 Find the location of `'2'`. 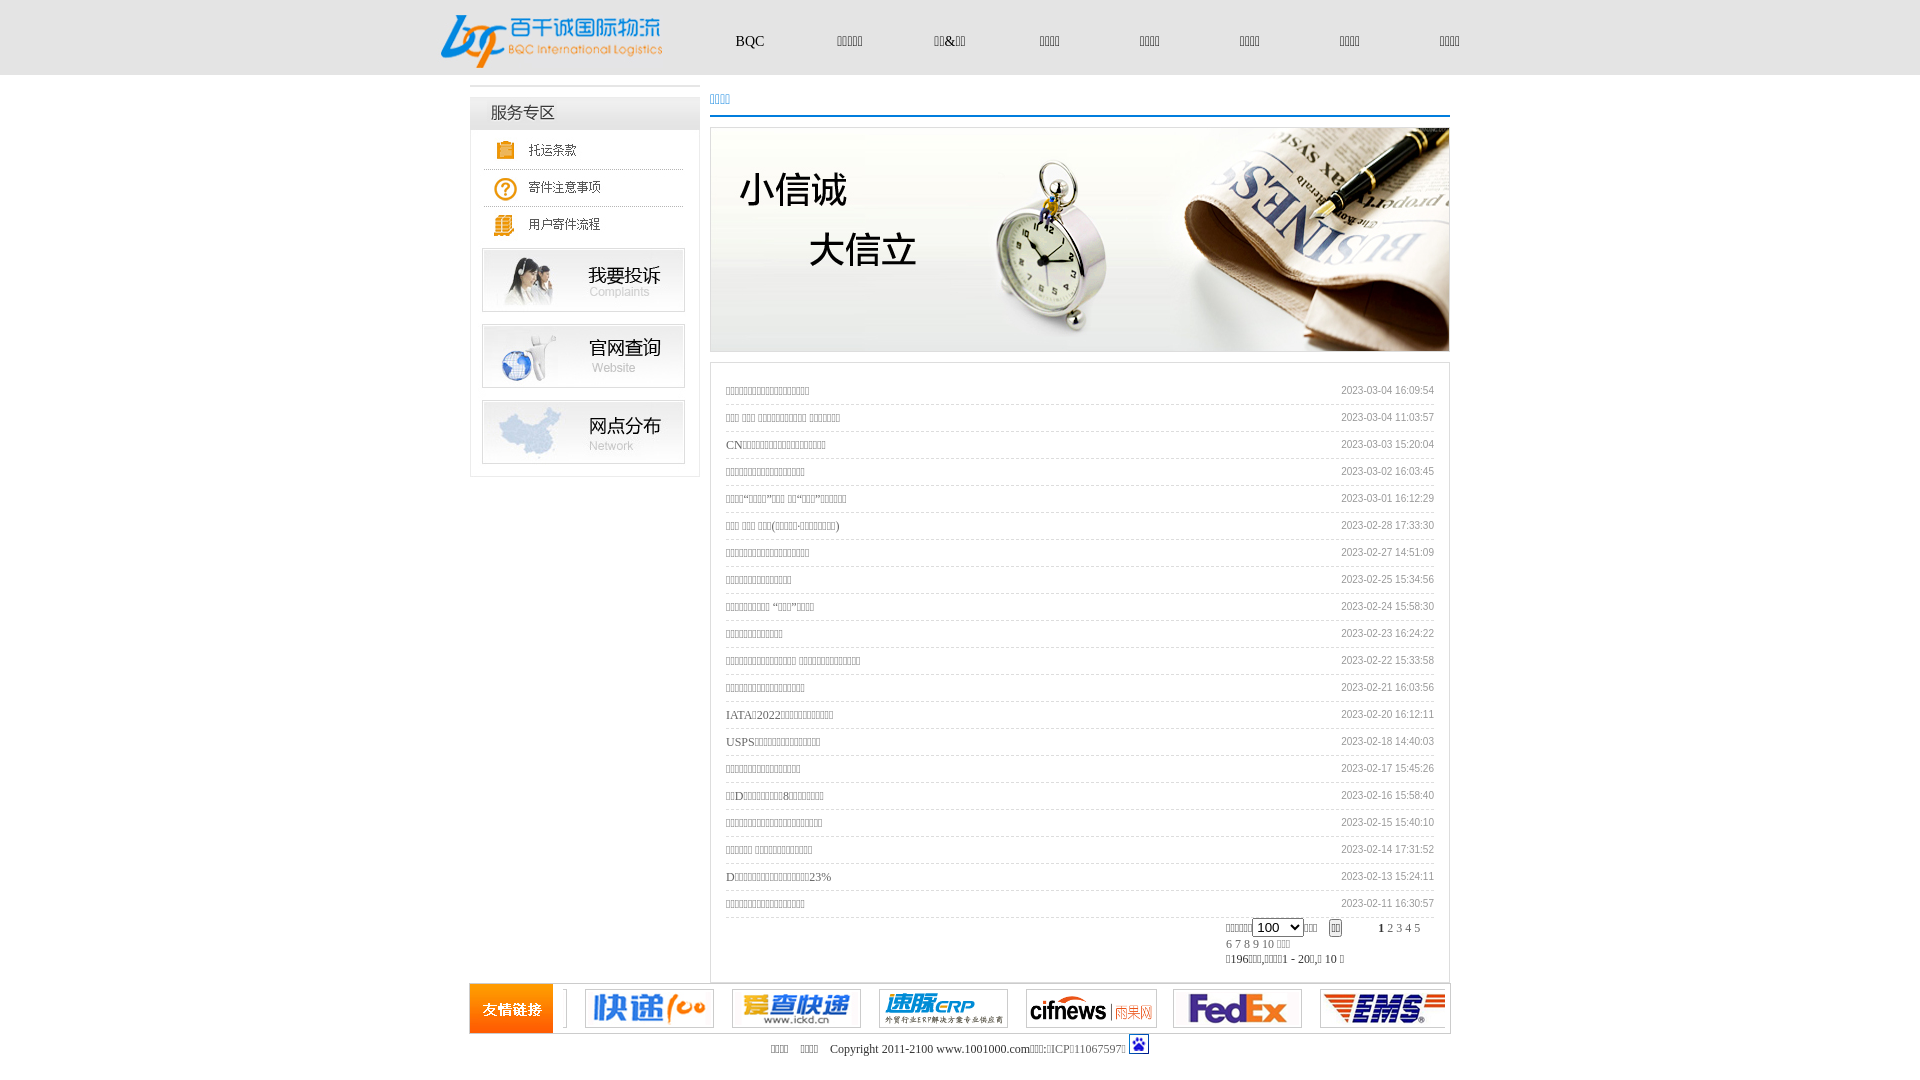

'2' is located at coordinates (1386, 928).